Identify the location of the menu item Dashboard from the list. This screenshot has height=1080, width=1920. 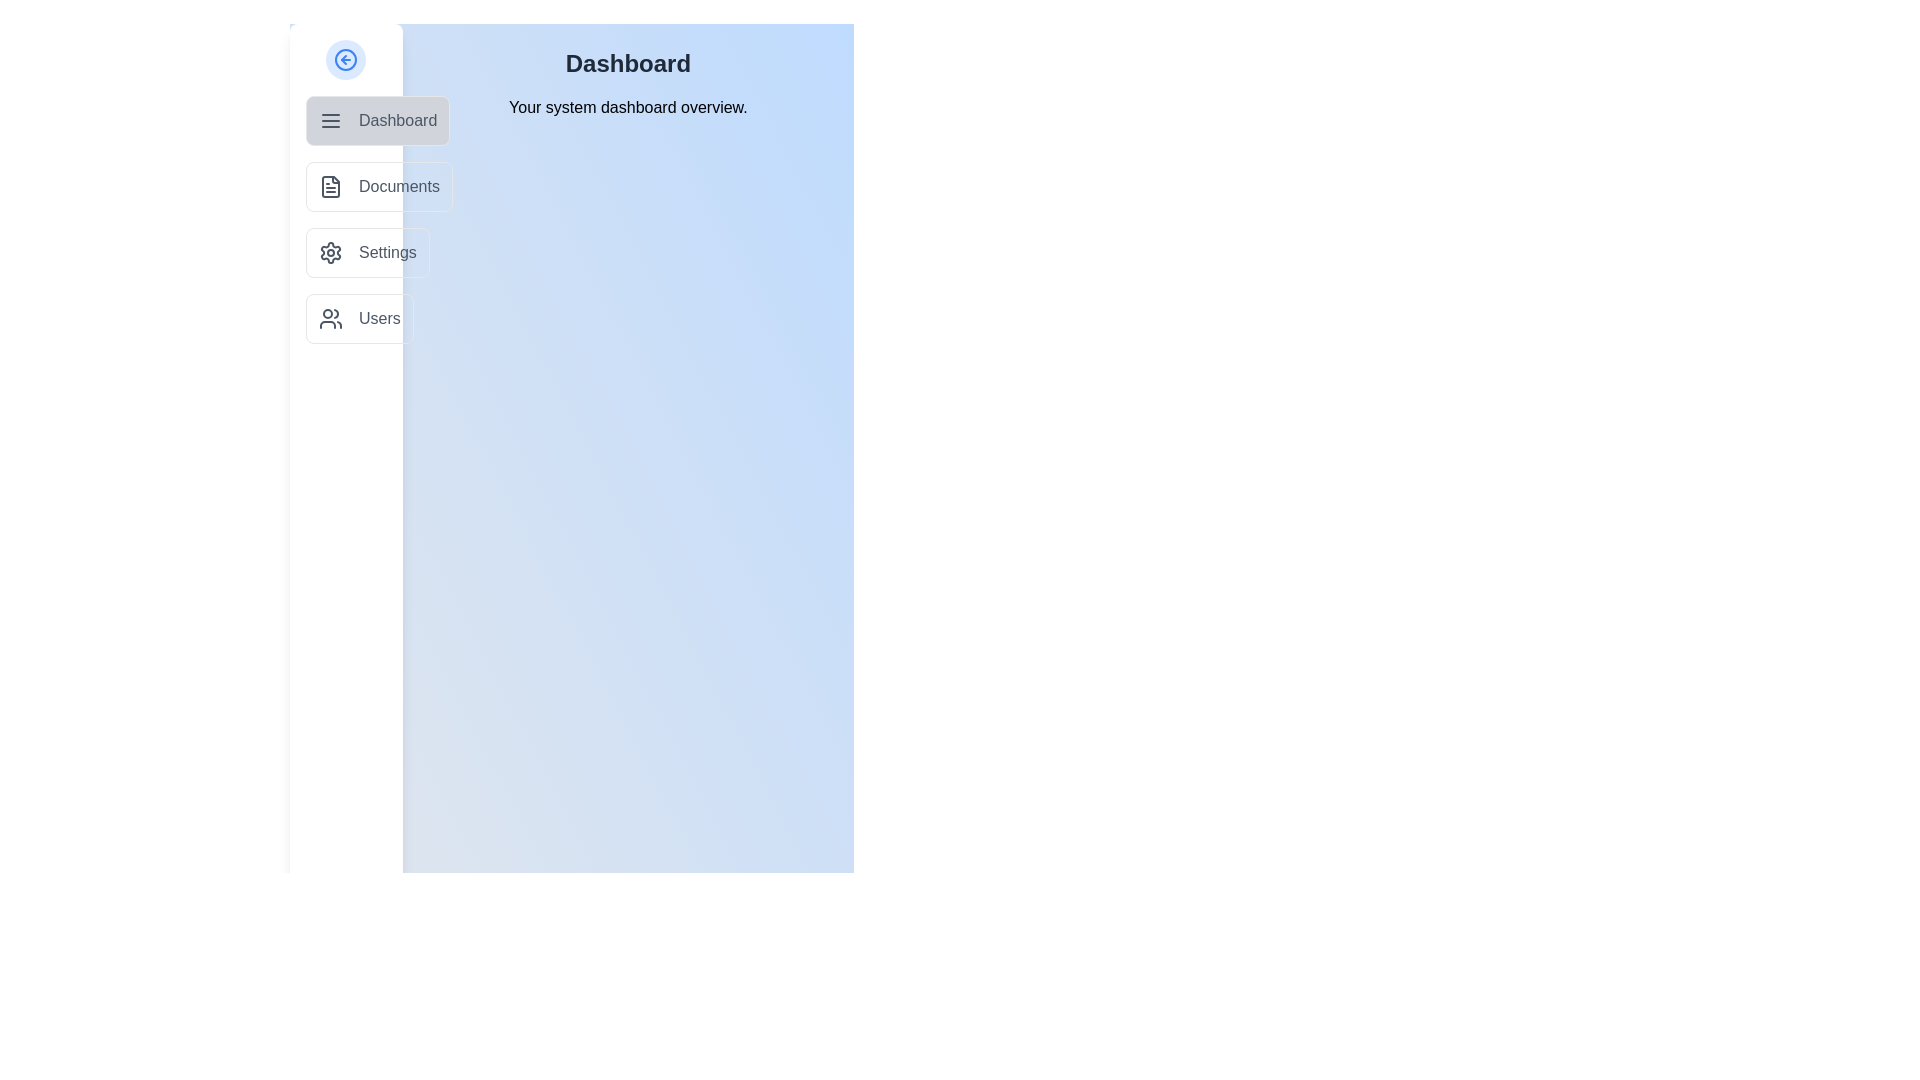
(378, 120).